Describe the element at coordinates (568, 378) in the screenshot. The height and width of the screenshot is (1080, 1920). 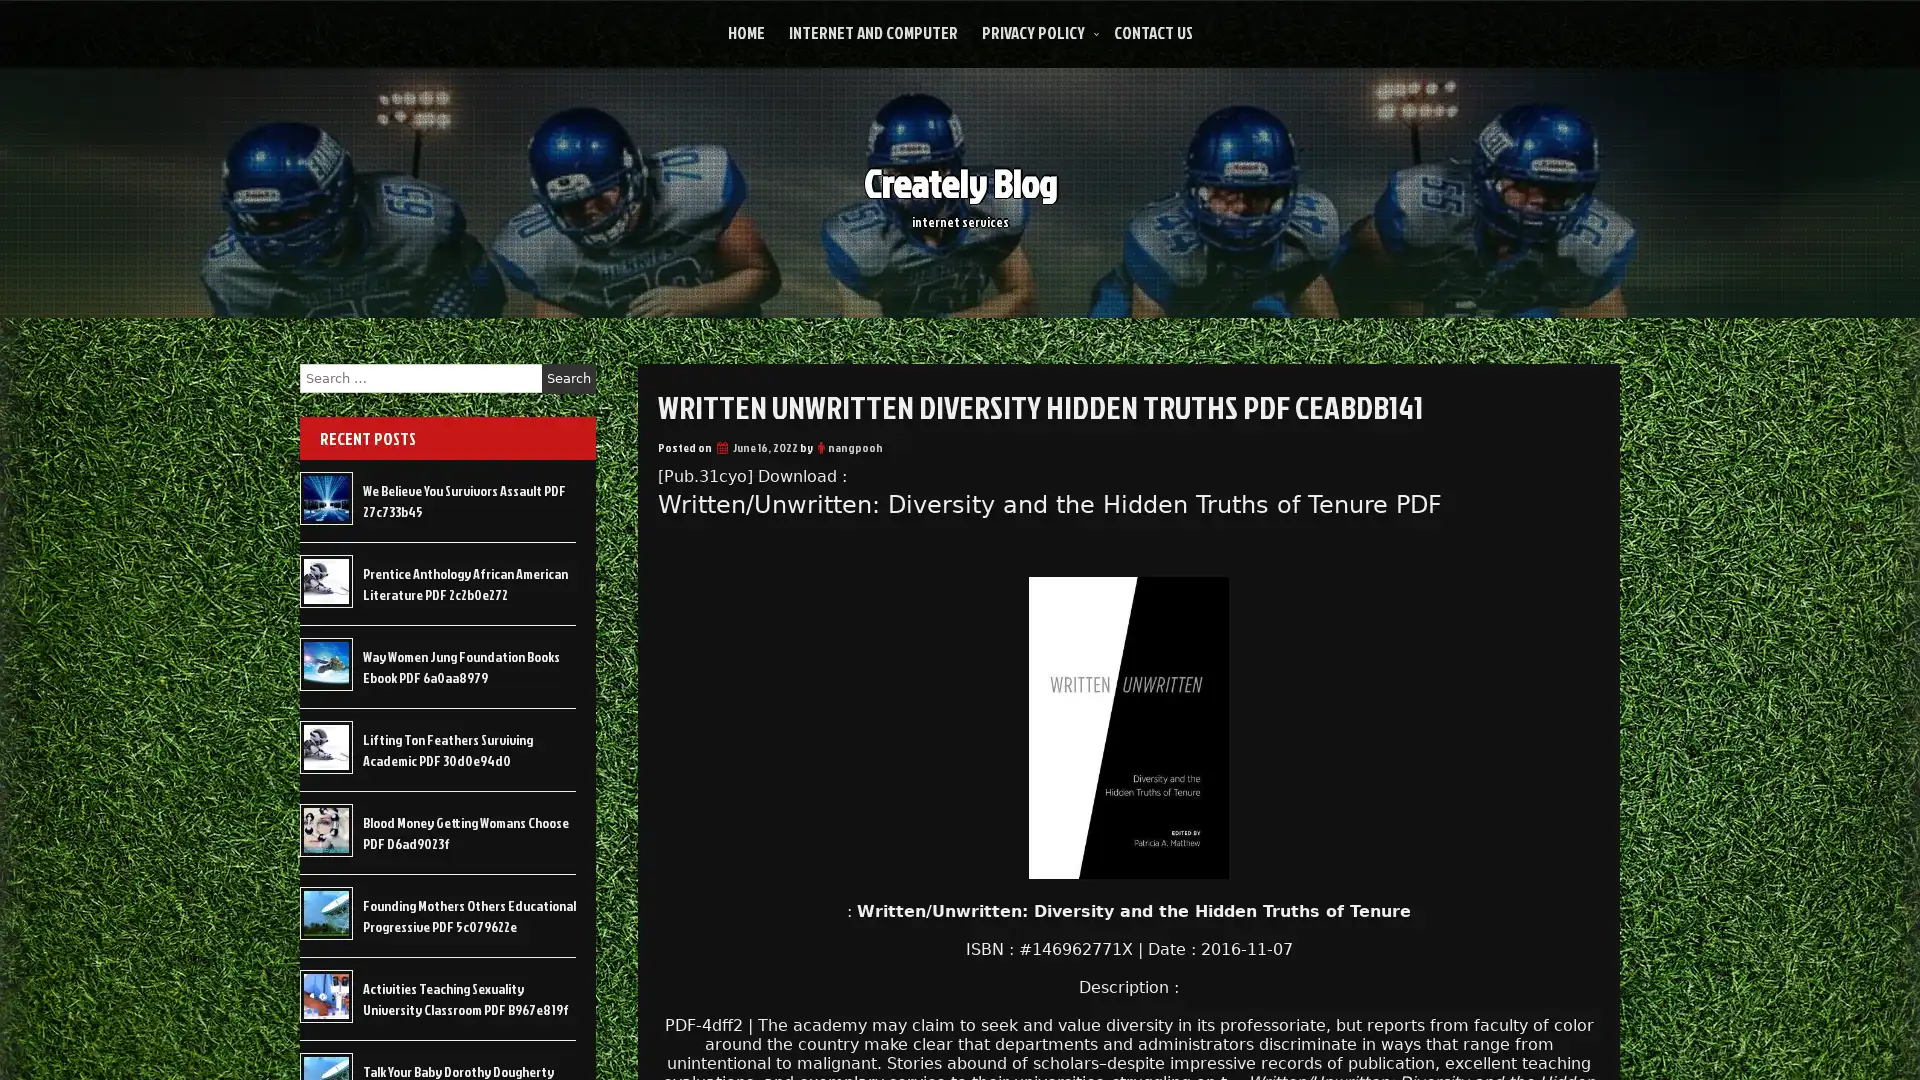
I see `Search` at that location.